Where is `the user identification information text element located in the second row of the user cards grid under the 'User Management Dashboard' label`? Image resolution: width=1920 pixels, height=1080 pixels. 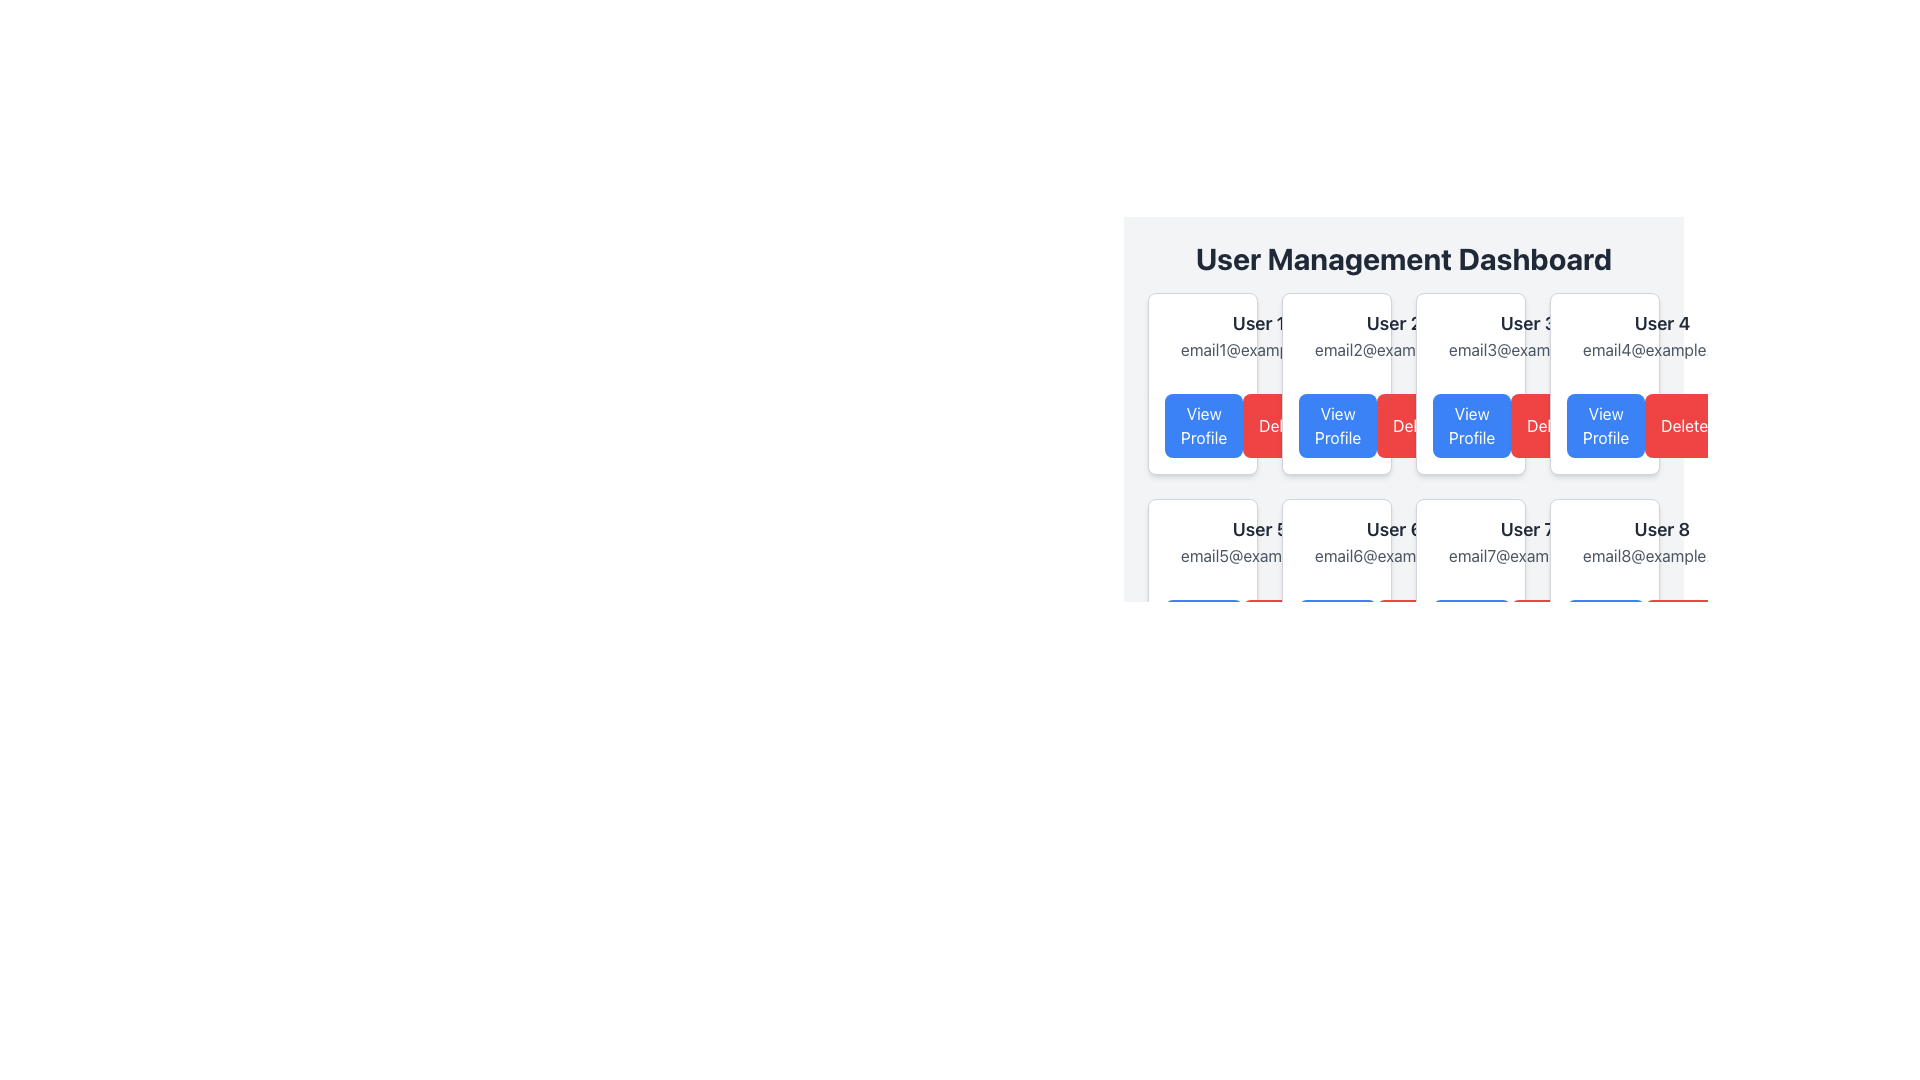
the user identification information text element located in the second row of the user cards grid under the 'User Management Dashboard' label is located at coordinates (1258, 542).